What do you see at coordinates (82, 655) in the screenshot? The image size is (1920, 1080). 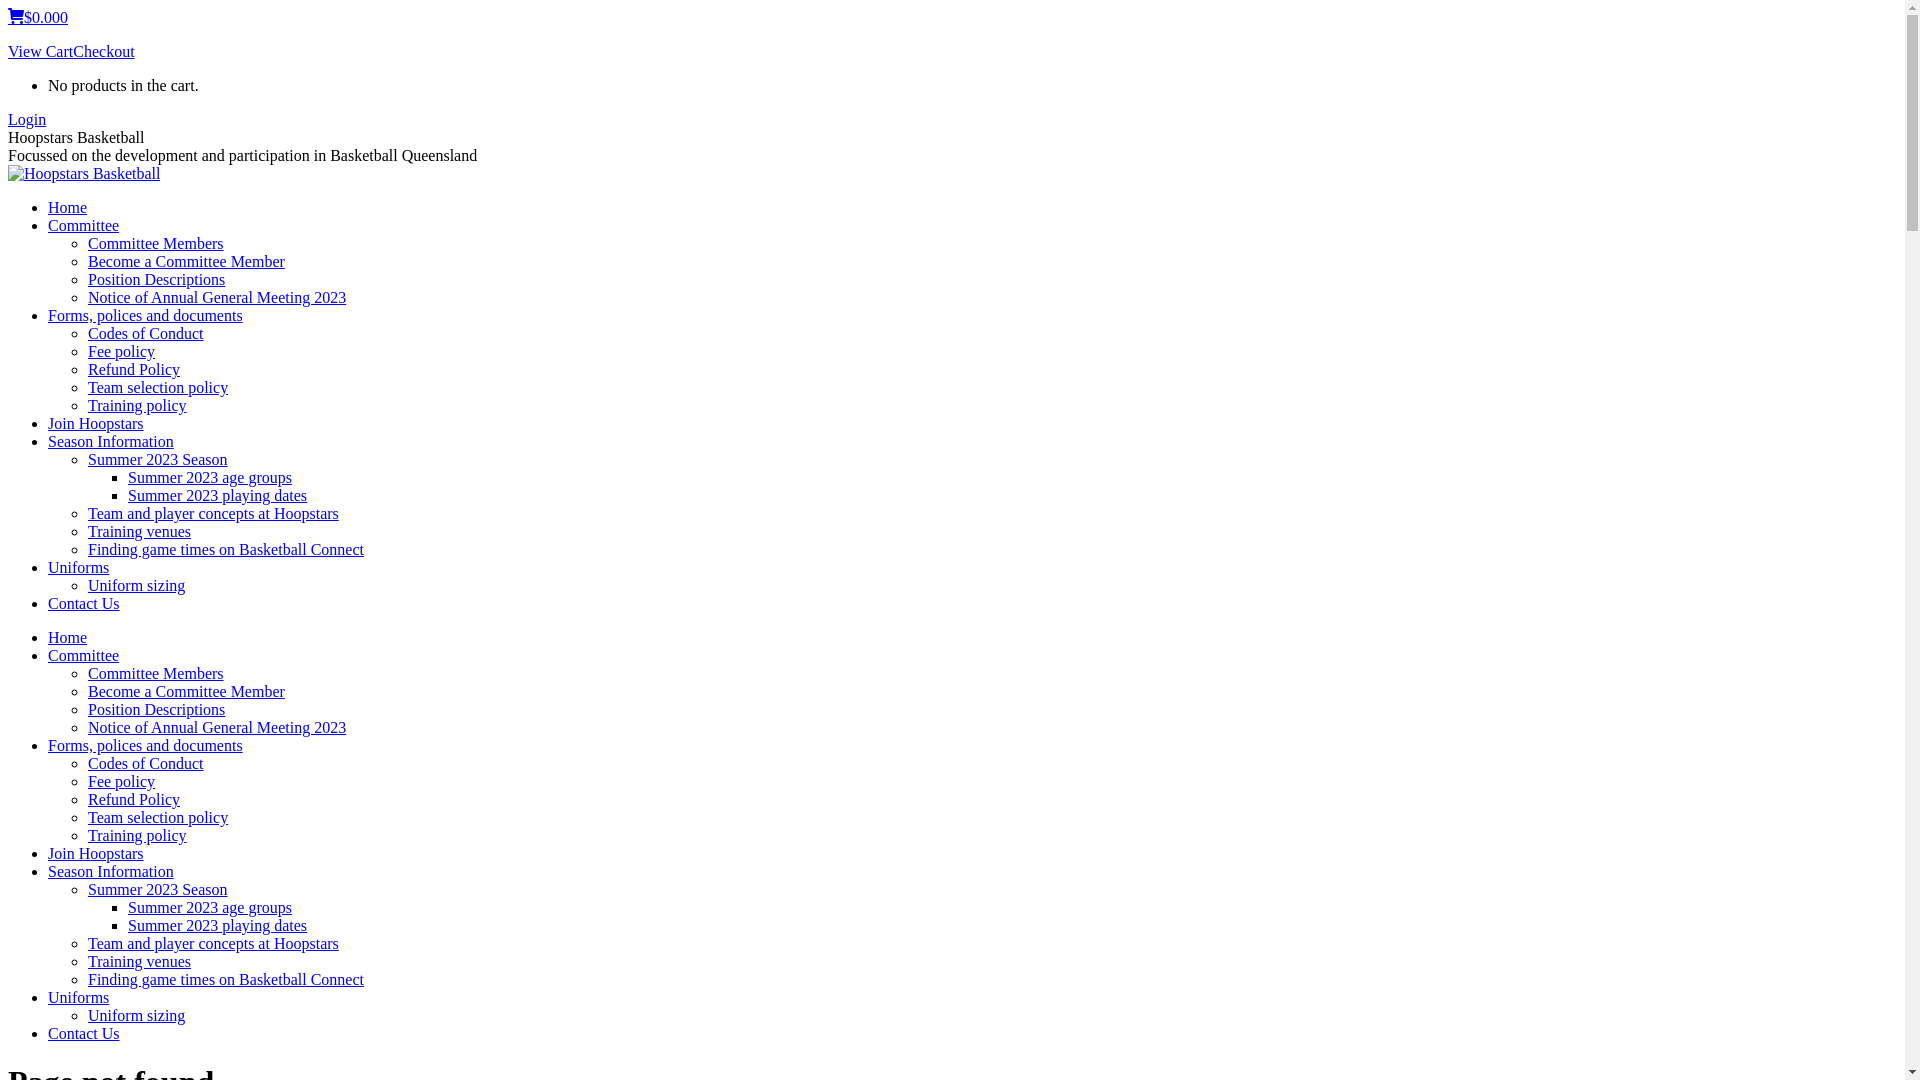 I see `'Committee'` at bounding box center [82, 655].